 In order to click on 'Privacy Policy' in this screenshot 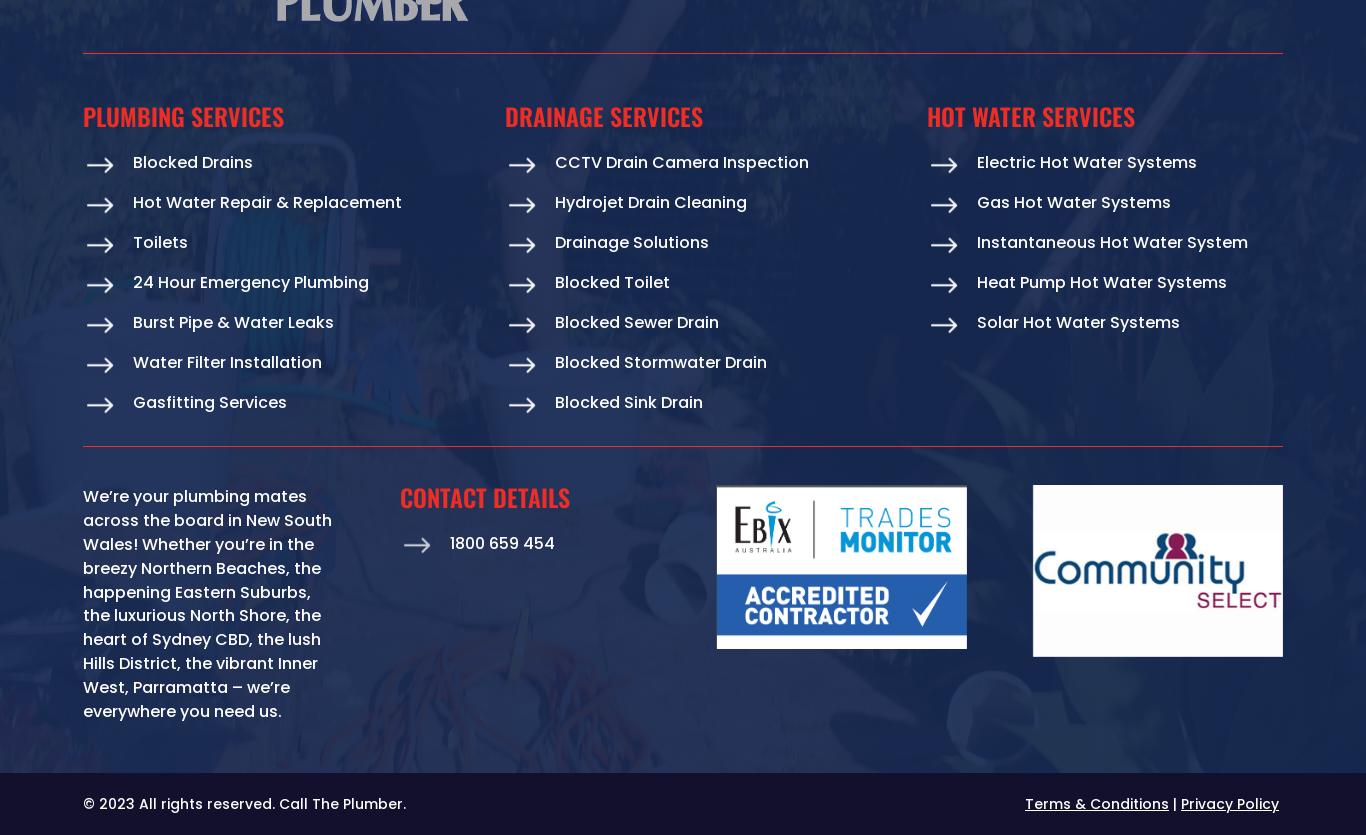, I will do `click(1181, 803)`.